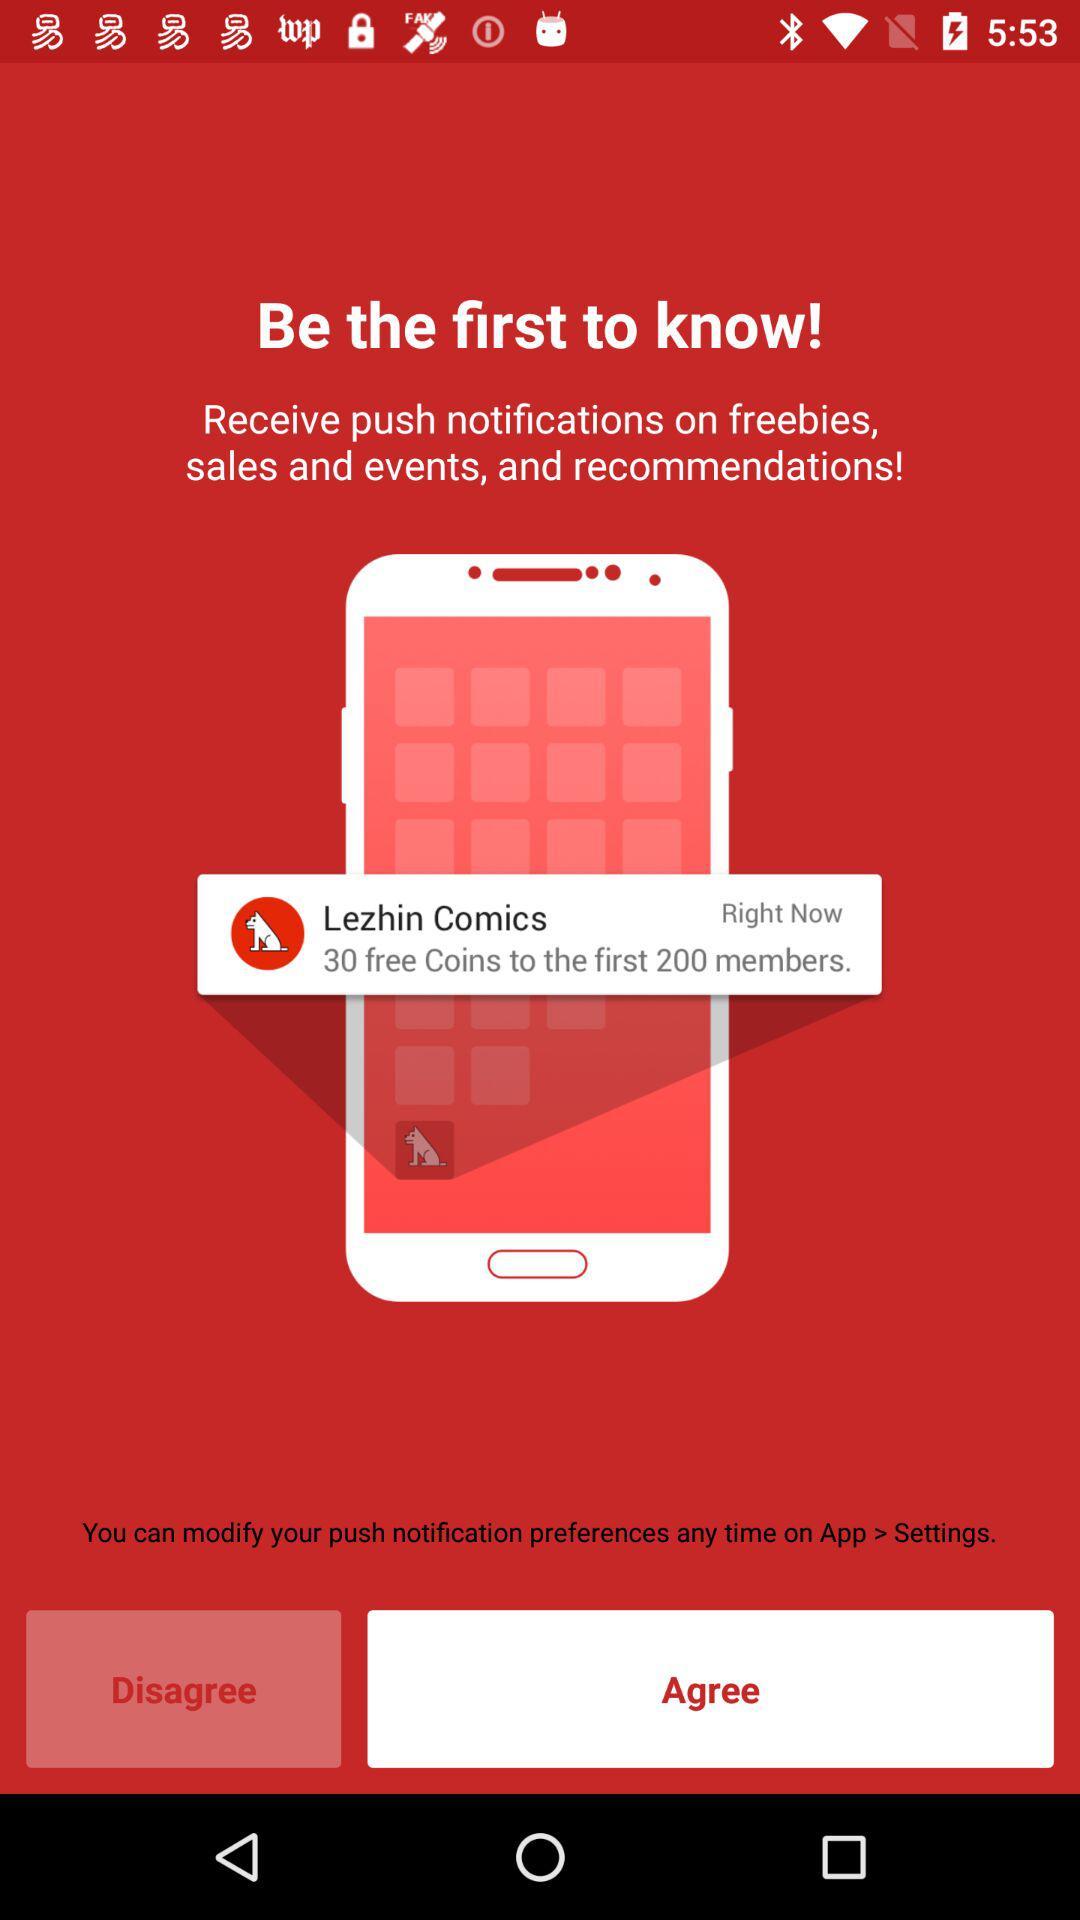 The height and width of the screenshot is (1920, 1080). Describe the element at coordinates (183, 1688) in the screenshot. I see `icon at the bottom left corner` at that location.